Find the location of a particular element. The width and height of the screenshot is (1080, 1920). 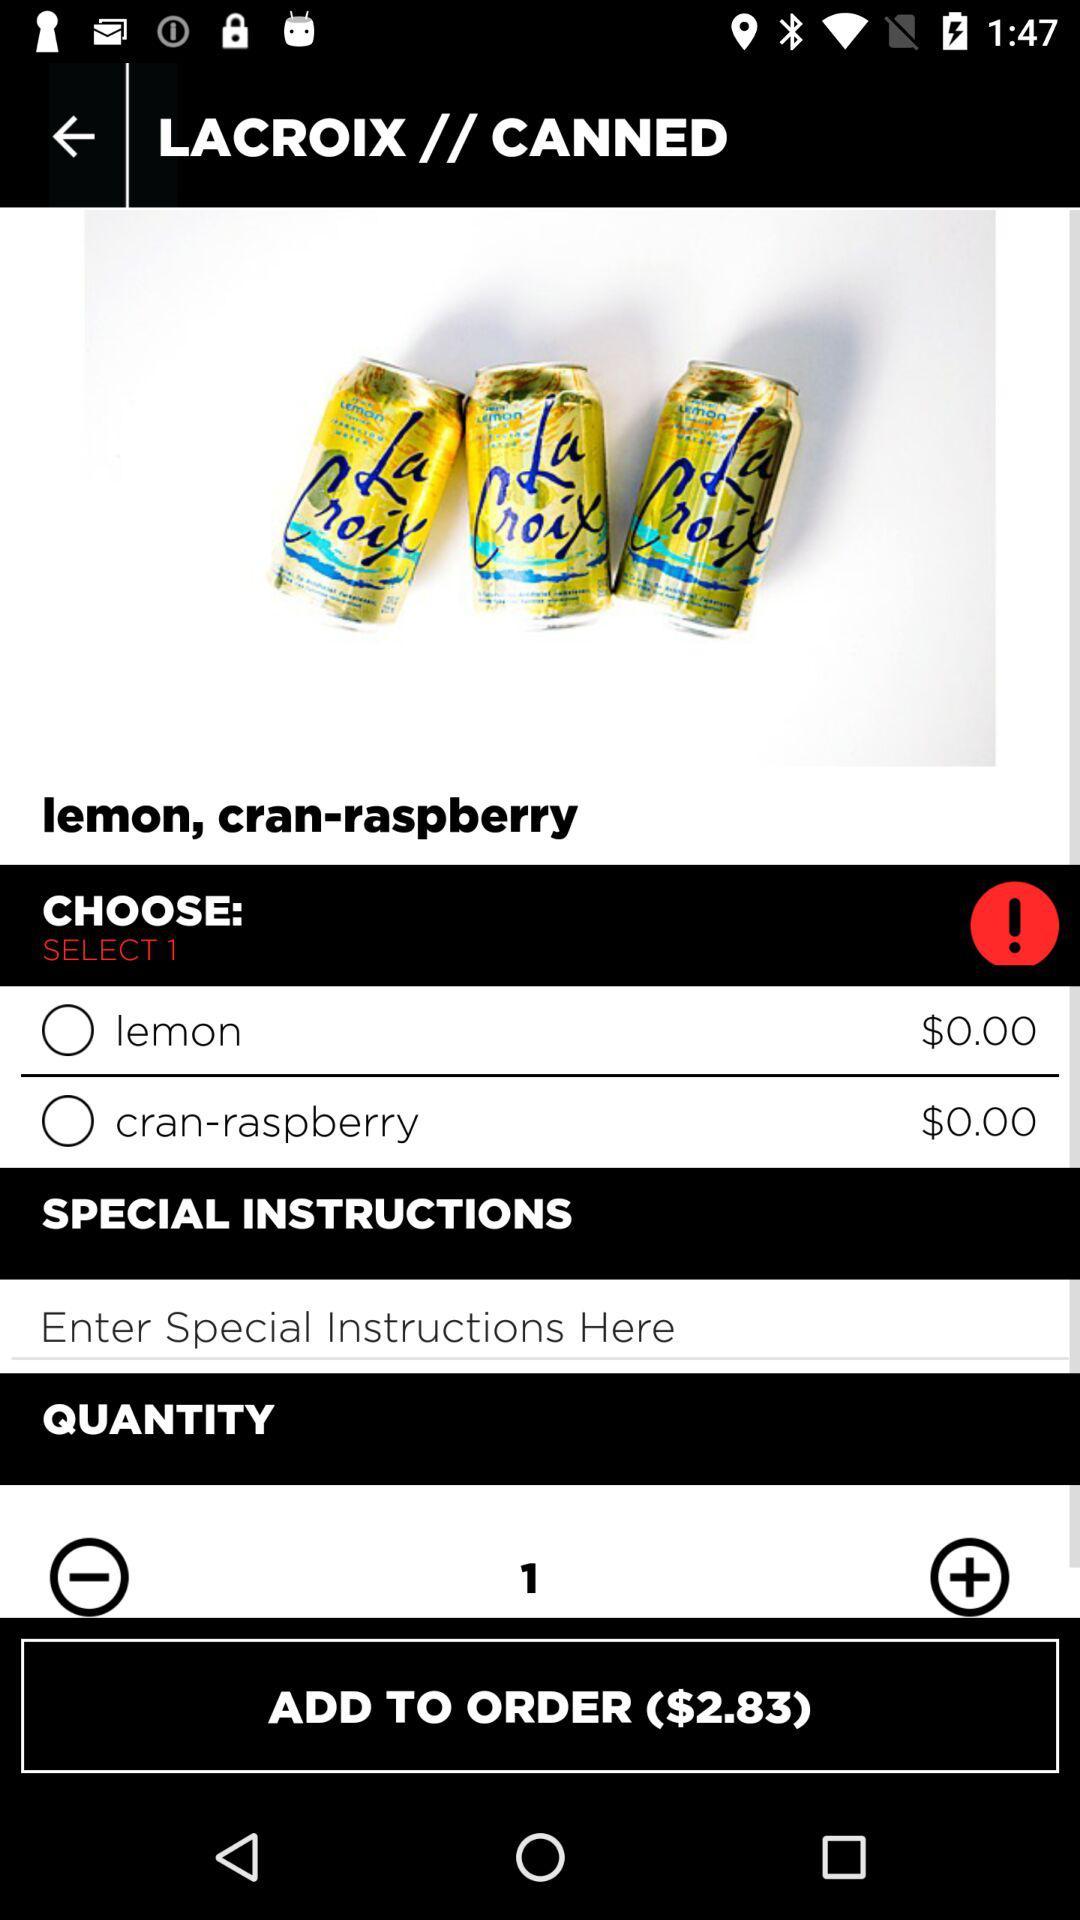

your own special instructions is located at coordinates (540, 1326).